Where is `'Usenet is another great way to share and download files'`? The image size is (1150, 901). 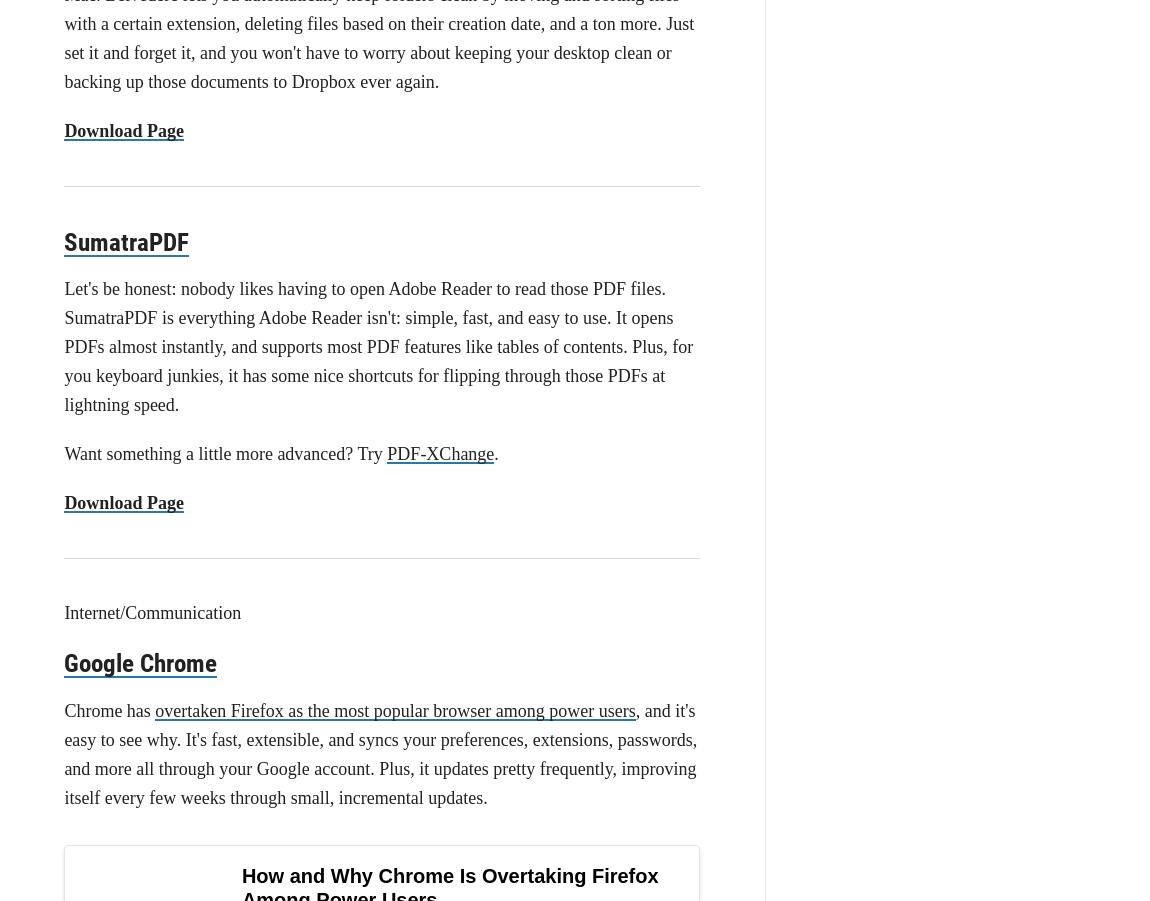
'Usenet is another great way to share and download files' is located at coordinates (366, 700).